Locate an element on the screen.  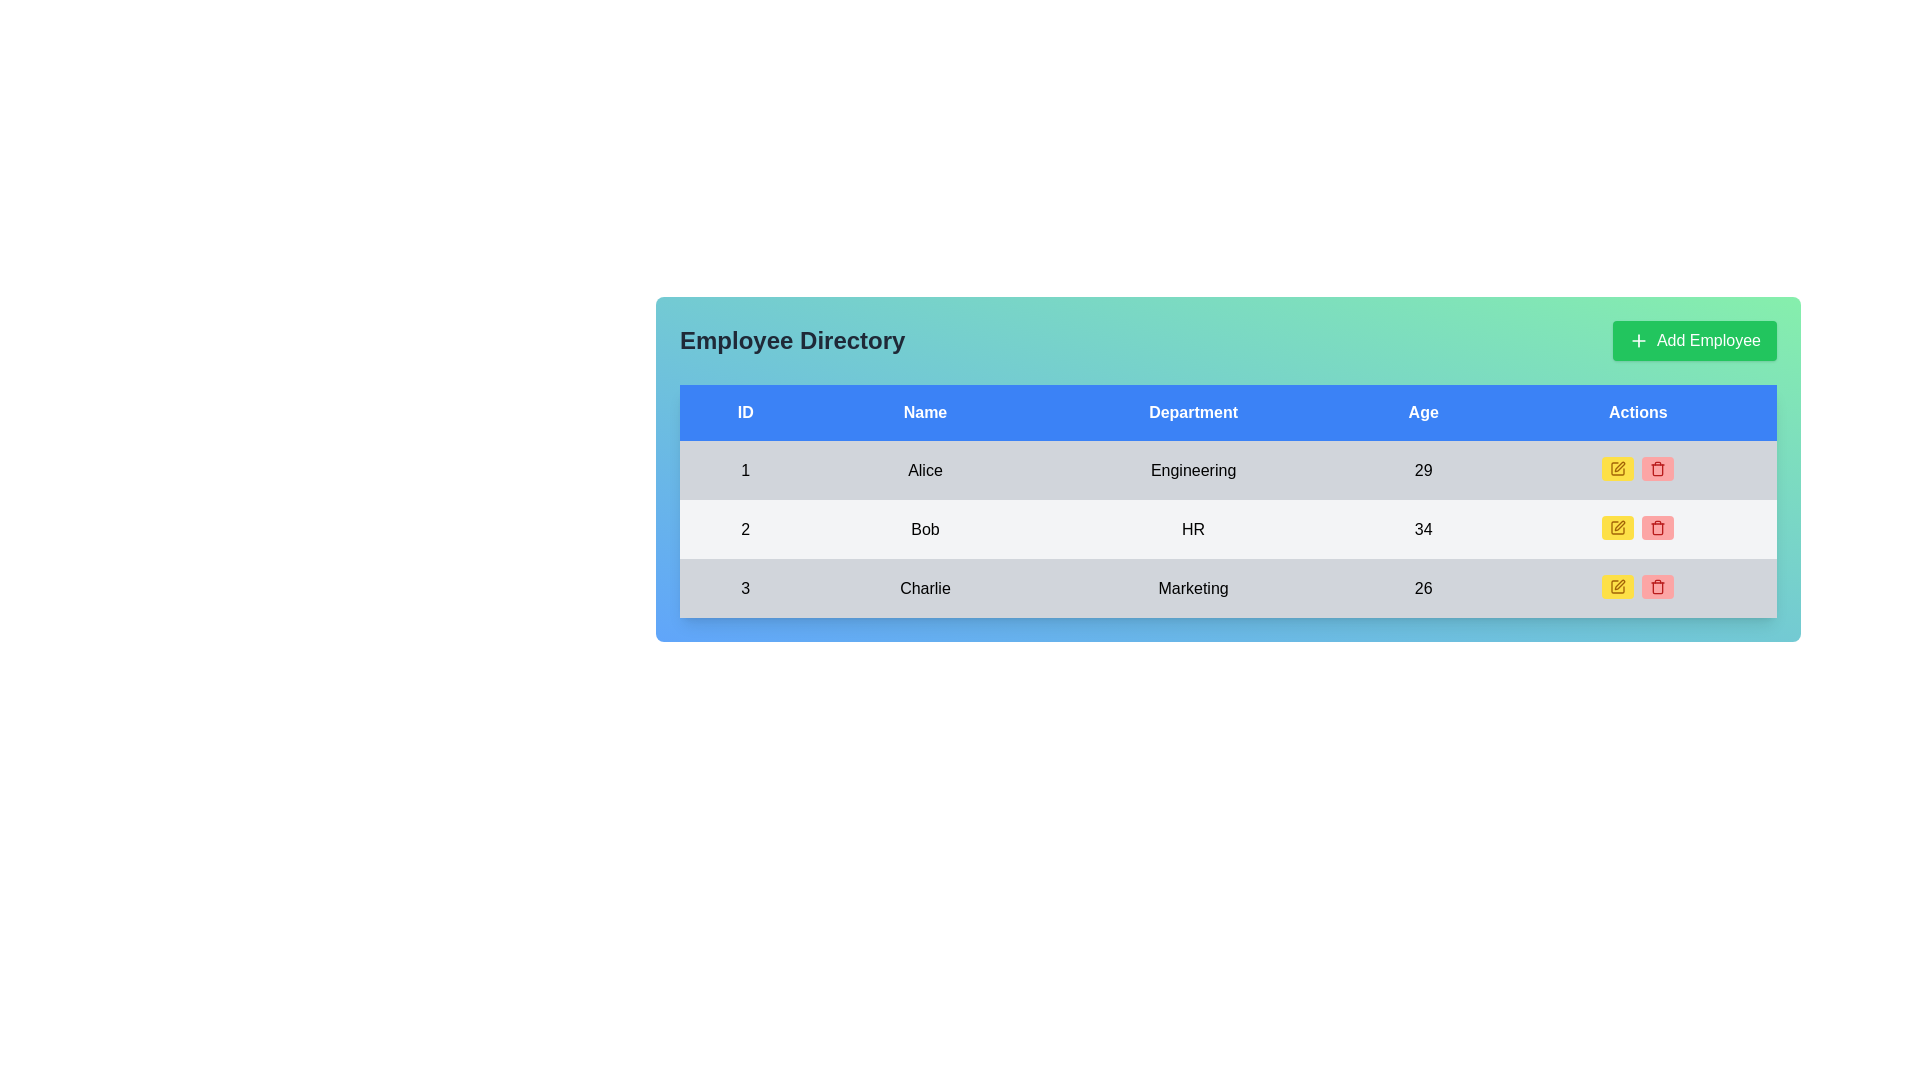
the table cell representing the age of the individual 'Bob' in the employee directory is located at coordinates (1422, 528).